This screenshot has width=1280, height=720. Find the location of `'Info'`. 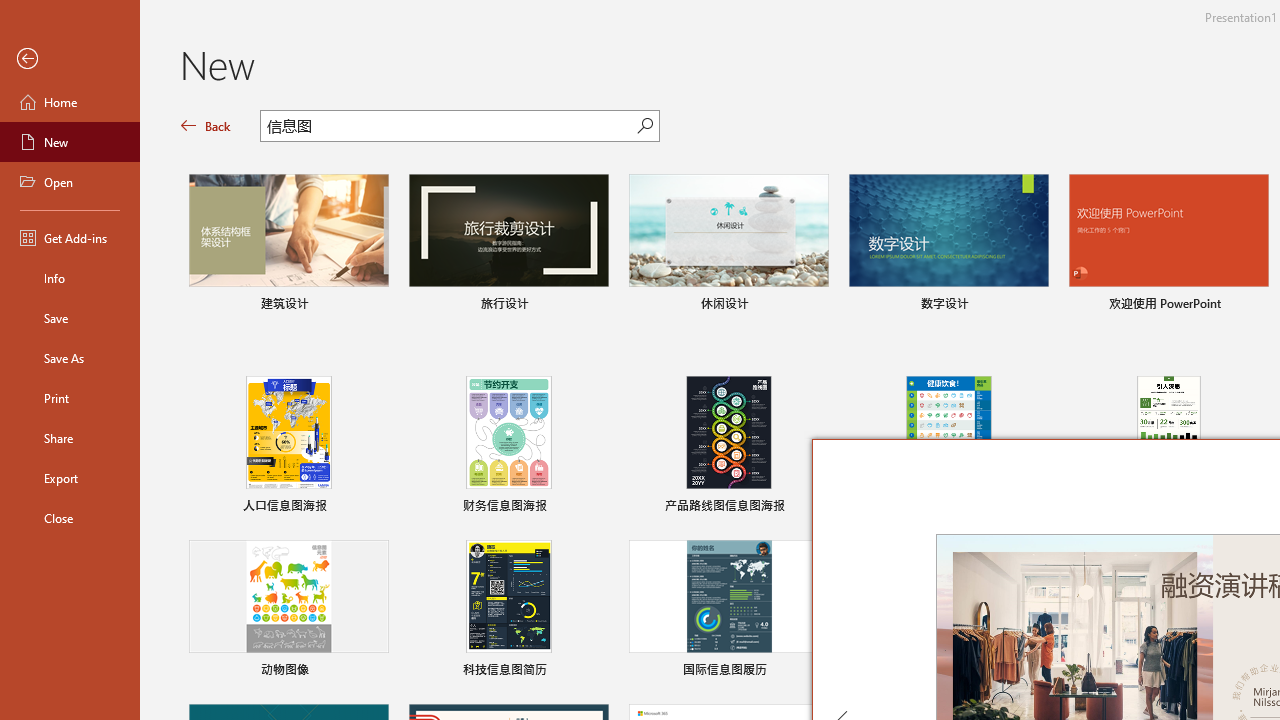

'Info' is located at coordinates (69, 277).